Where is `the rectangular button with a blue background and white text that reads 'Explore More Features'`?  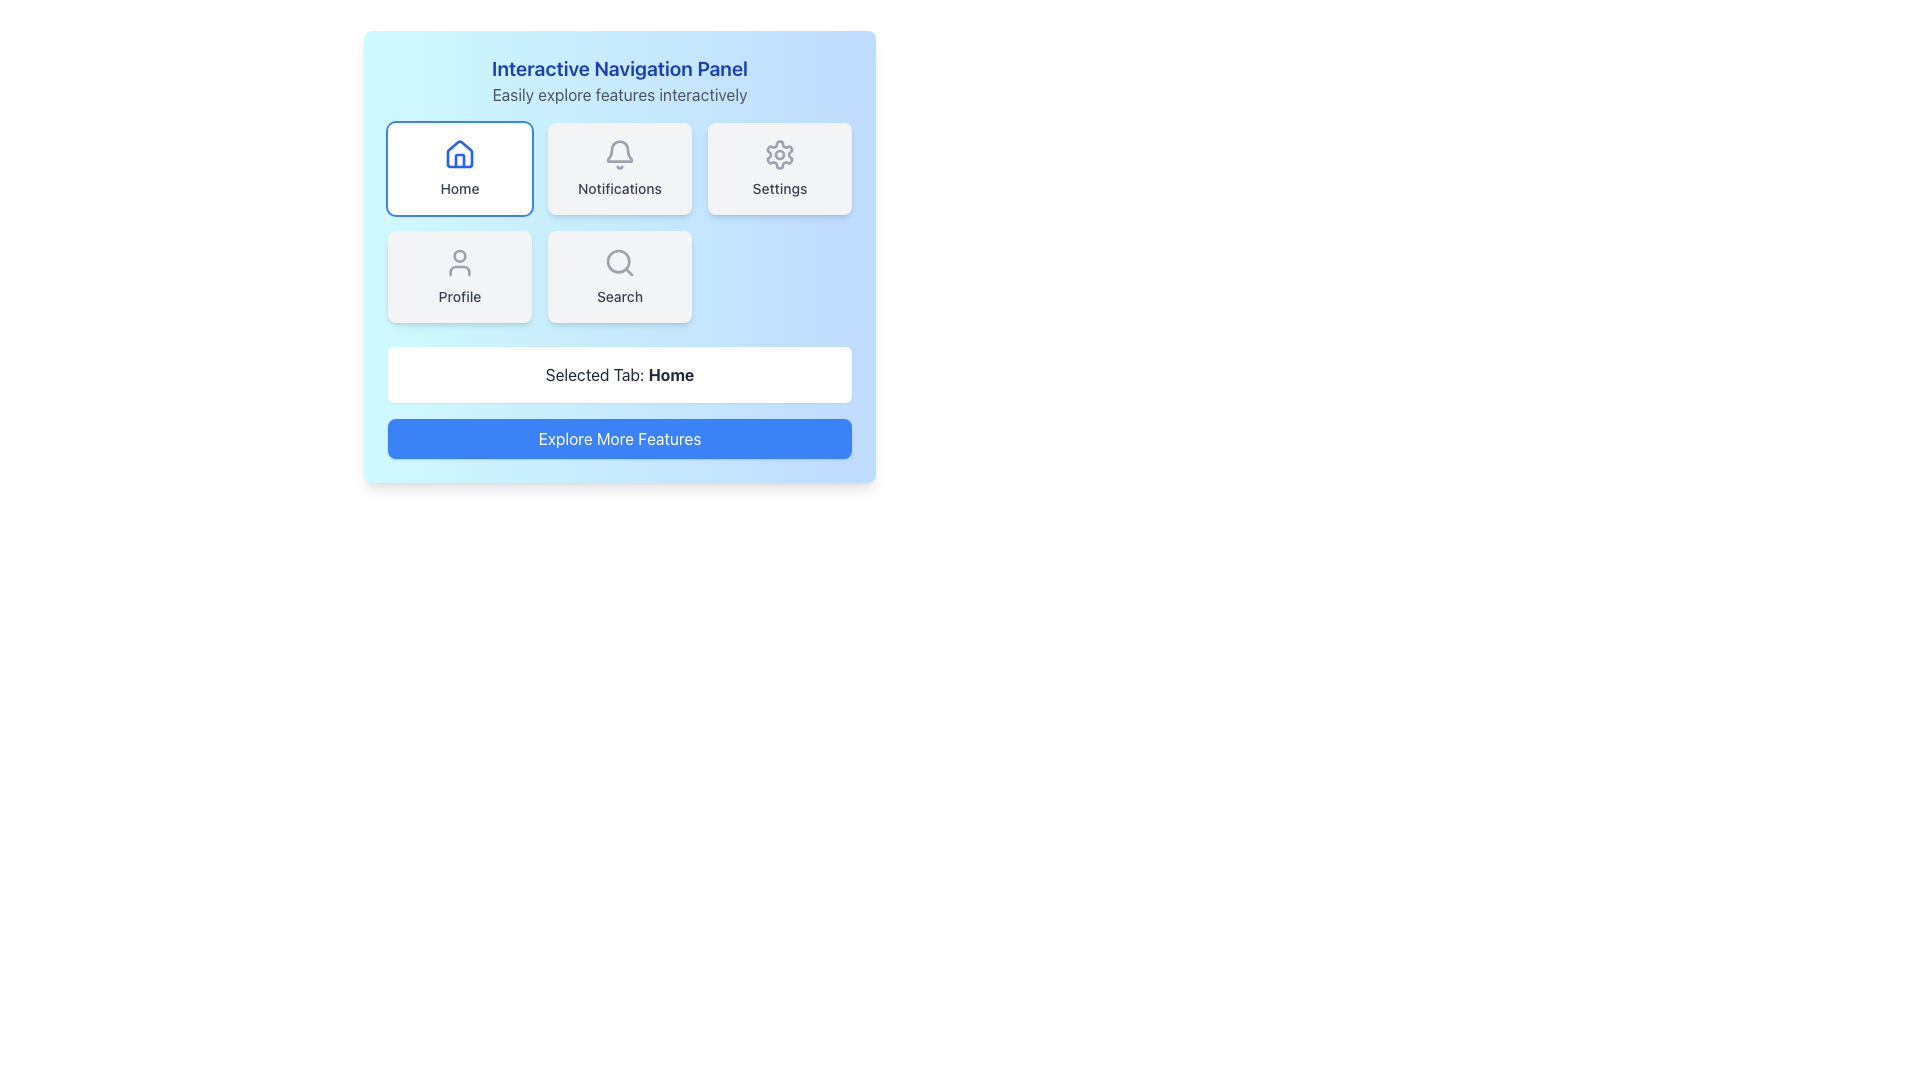 the rectangular button with a blue background and white text that reads 'Explore More Features' is located at coordinates (618, 438).